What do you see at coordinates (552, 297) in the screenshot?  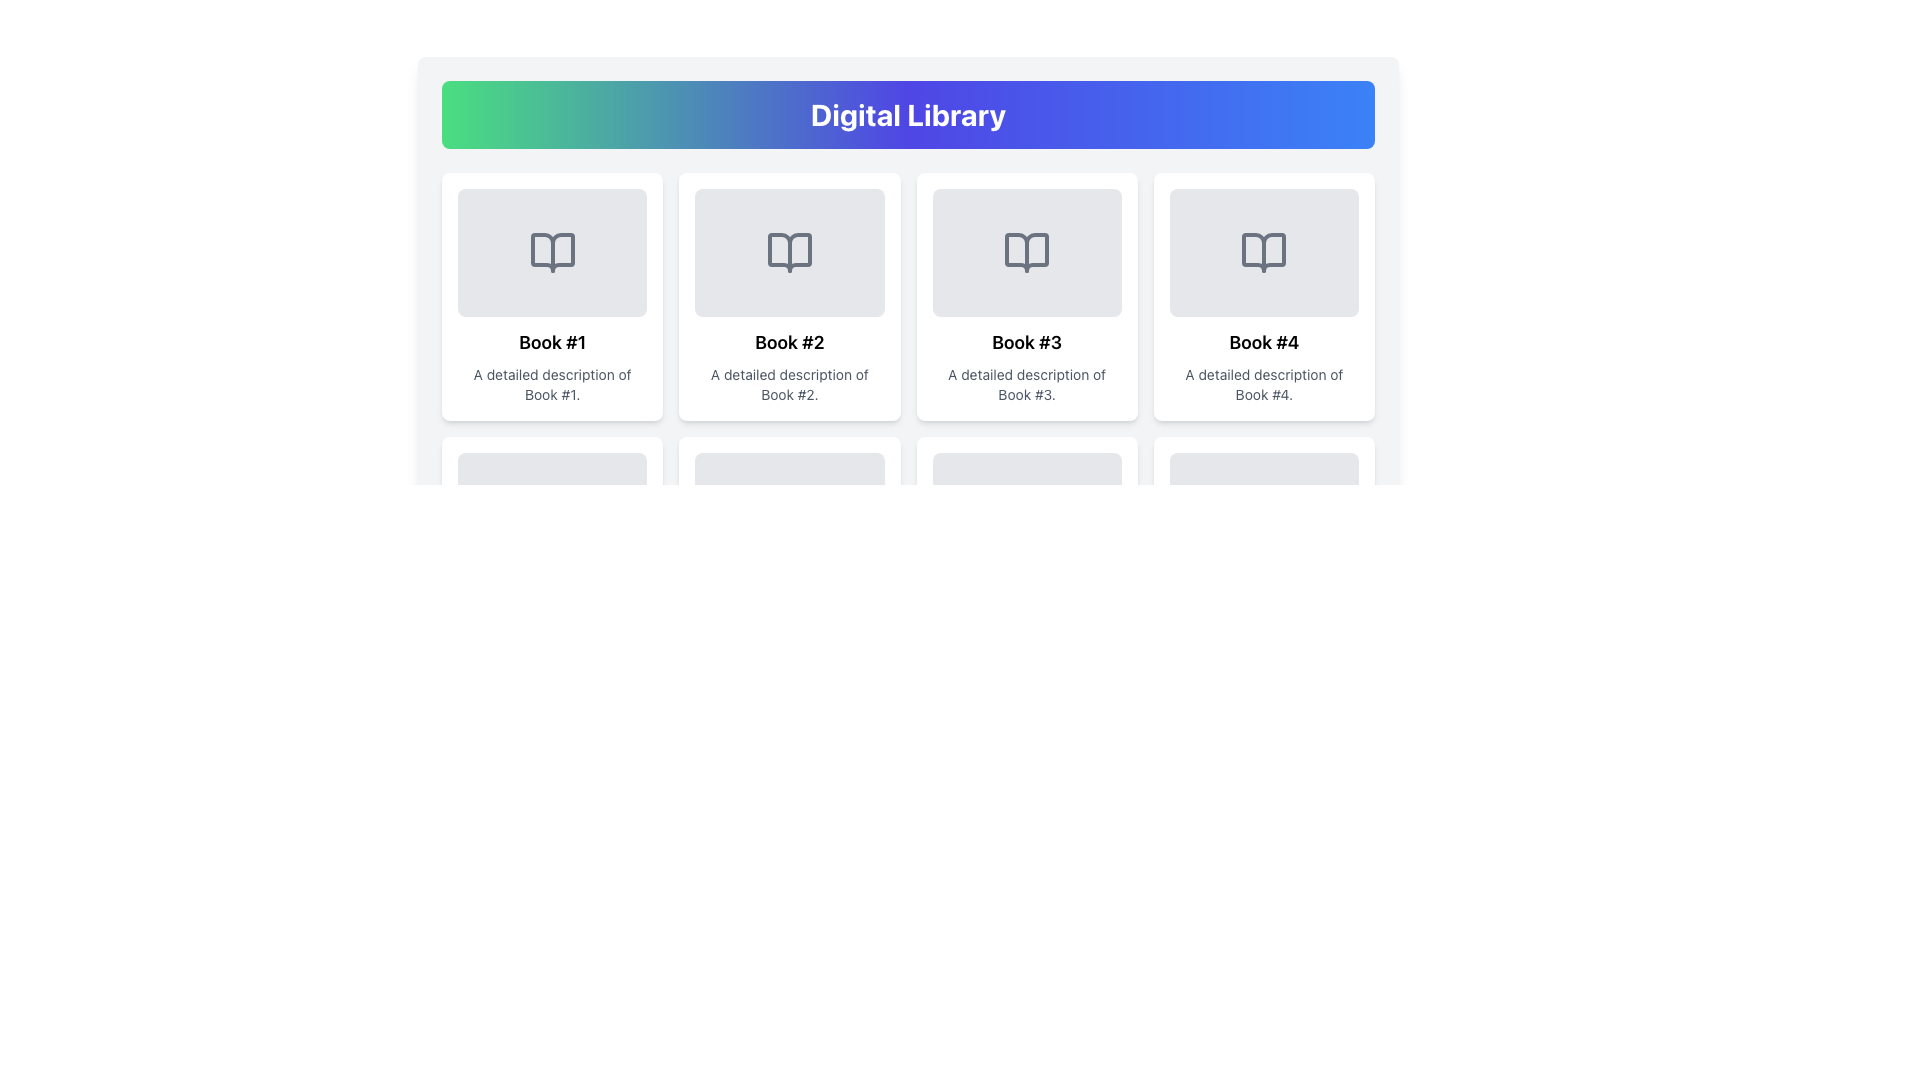 I see `the first informational card` at bounding box center [552, 297].